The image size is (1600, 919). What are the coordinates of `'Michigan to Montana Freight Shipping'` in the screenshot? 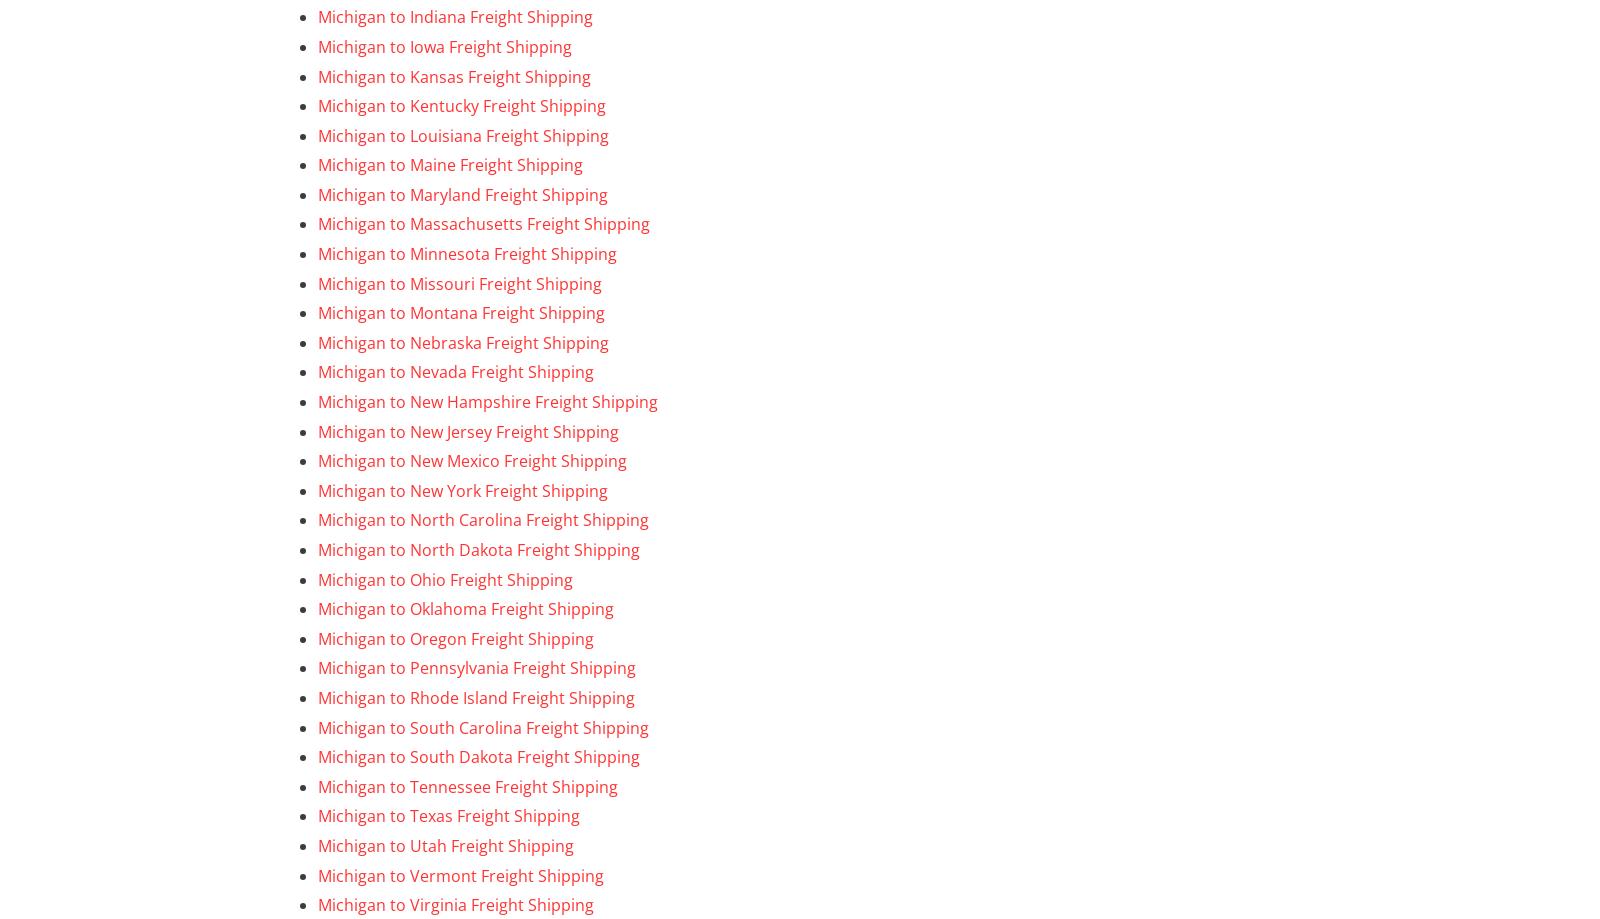 It's located at (460, 312).